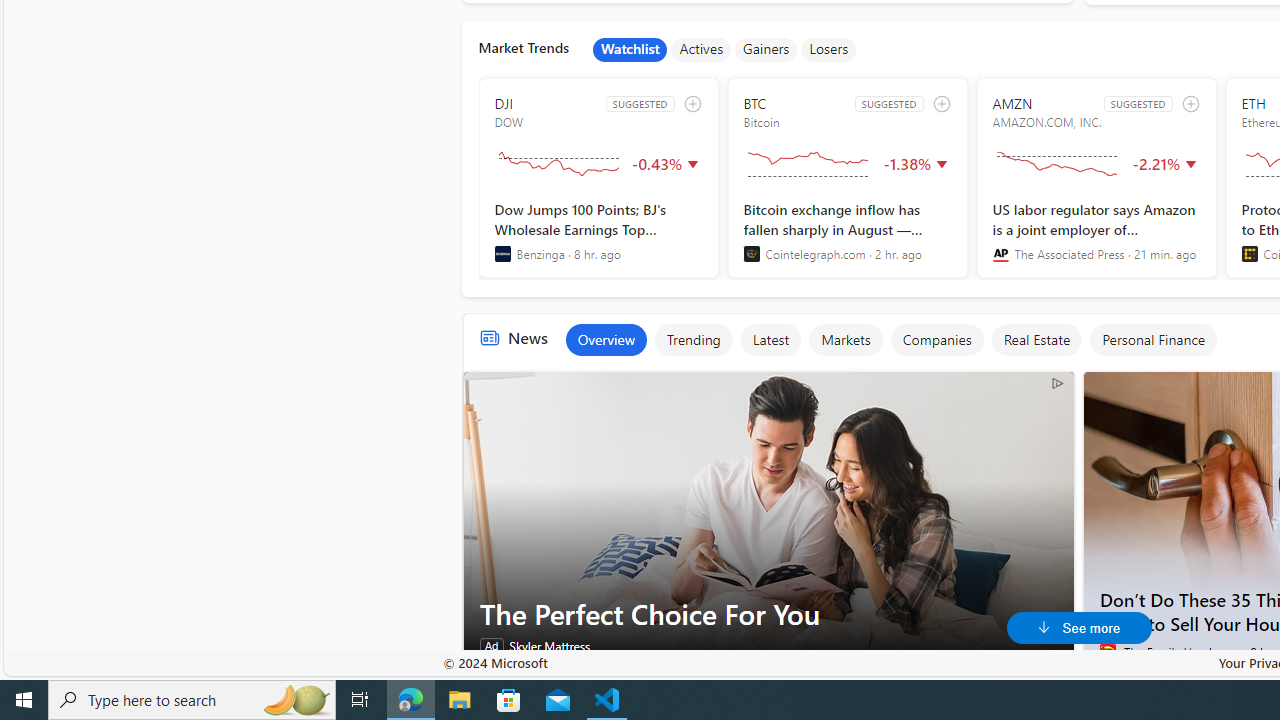 The width and height of the screenshot is (1280, 720). I want to click on 'Cointelegraph.com', so click(750, 253).